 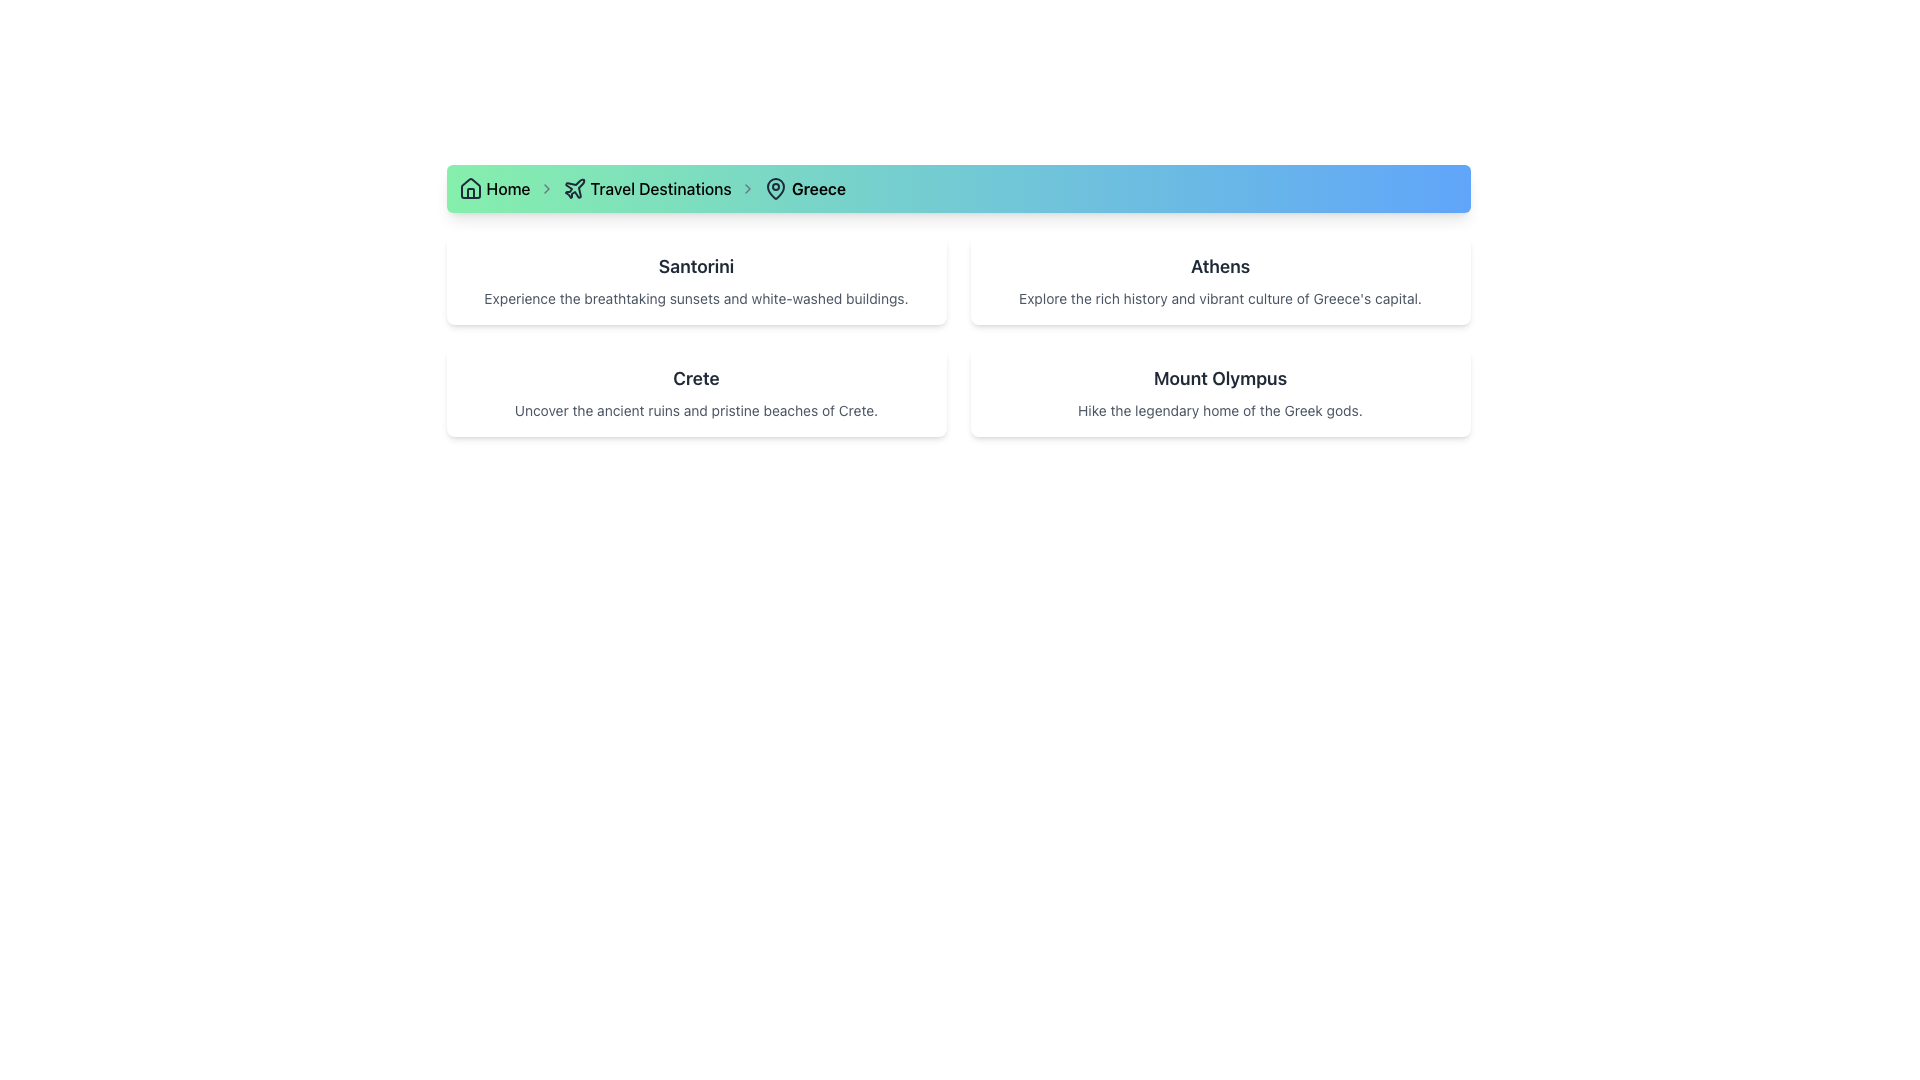 What do you see at coordinates (696, 299) in the screenshot?
I see `text element displaying 'Experience the breathtaking sunsets and white-washed buildings.' located below the title 'Santorini'` at bounding box center [696, 299].